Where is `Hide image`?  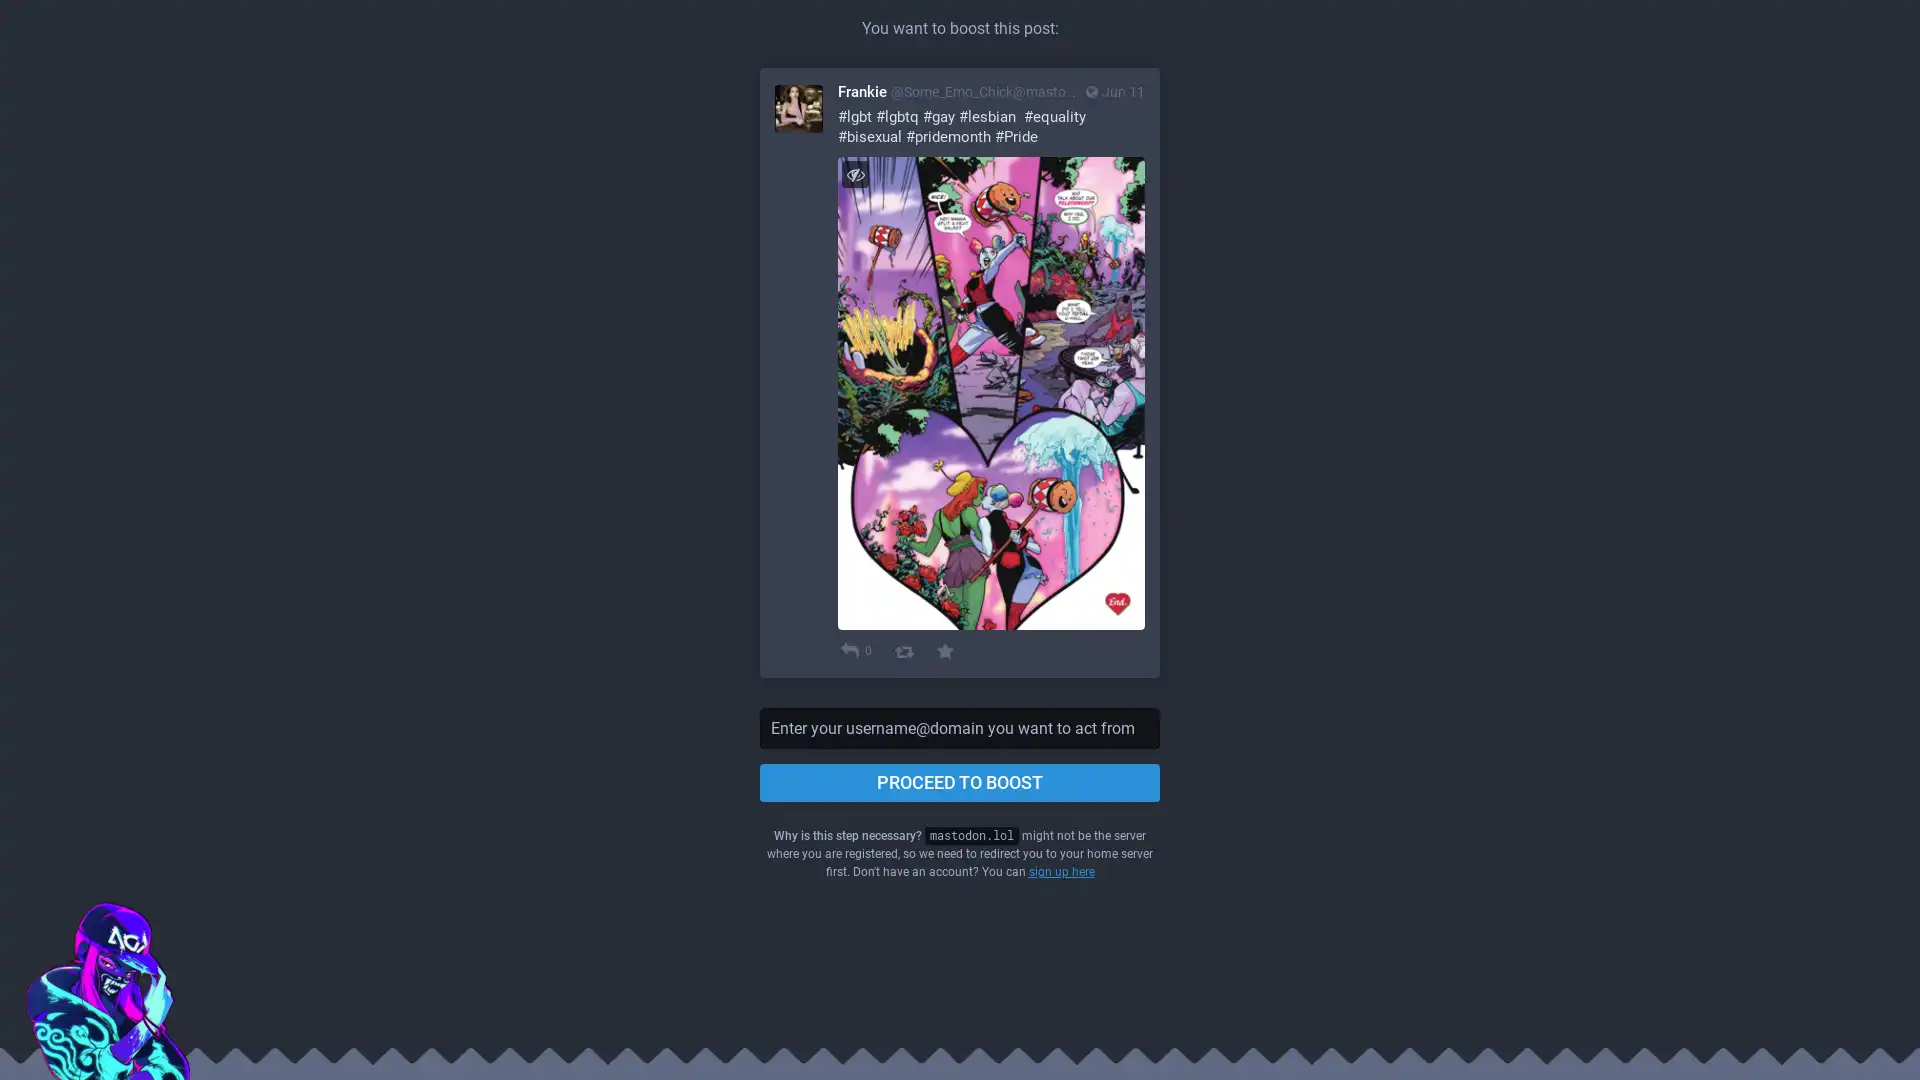 Hide image is located at coordinates (855, 173).